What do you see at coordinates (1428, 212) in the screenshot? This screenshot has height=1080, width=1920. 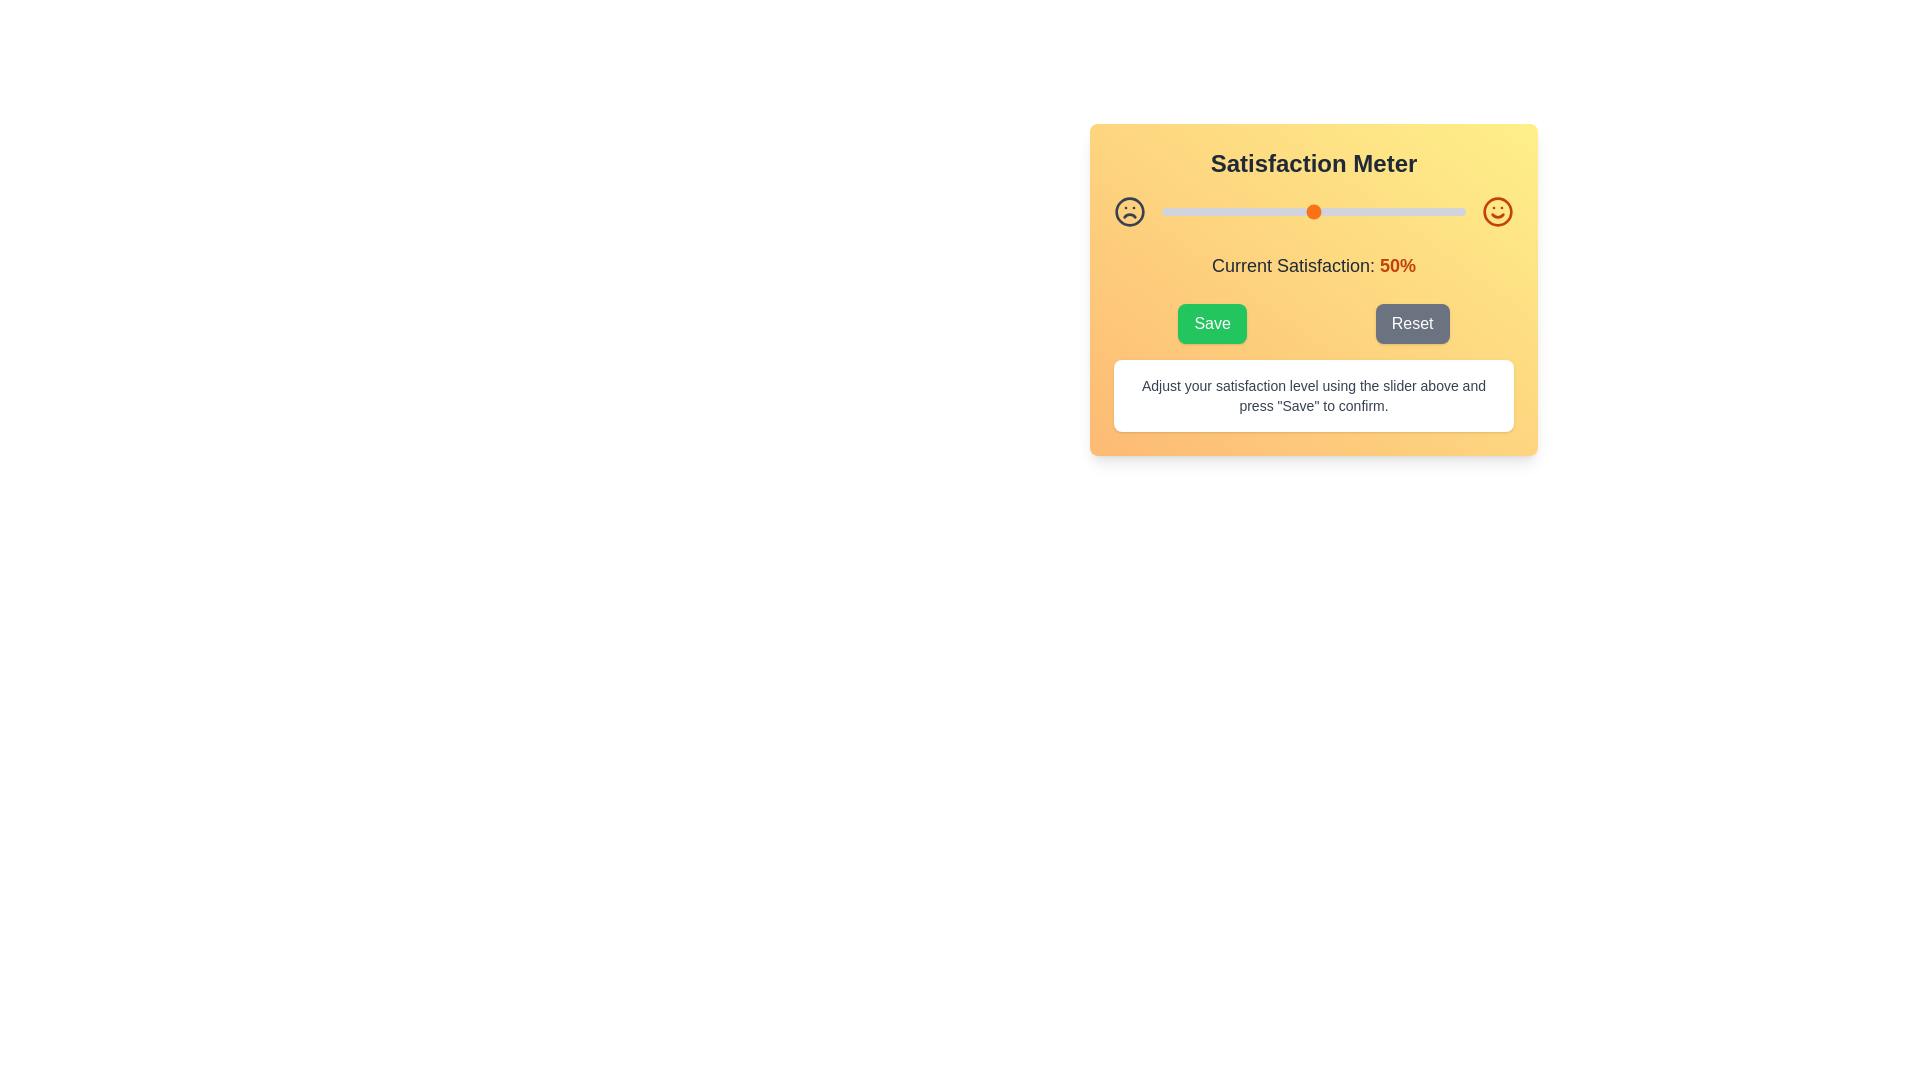 I see `the satisfaction level to 88% by moving the slider` at bounding box center [1428, 212].